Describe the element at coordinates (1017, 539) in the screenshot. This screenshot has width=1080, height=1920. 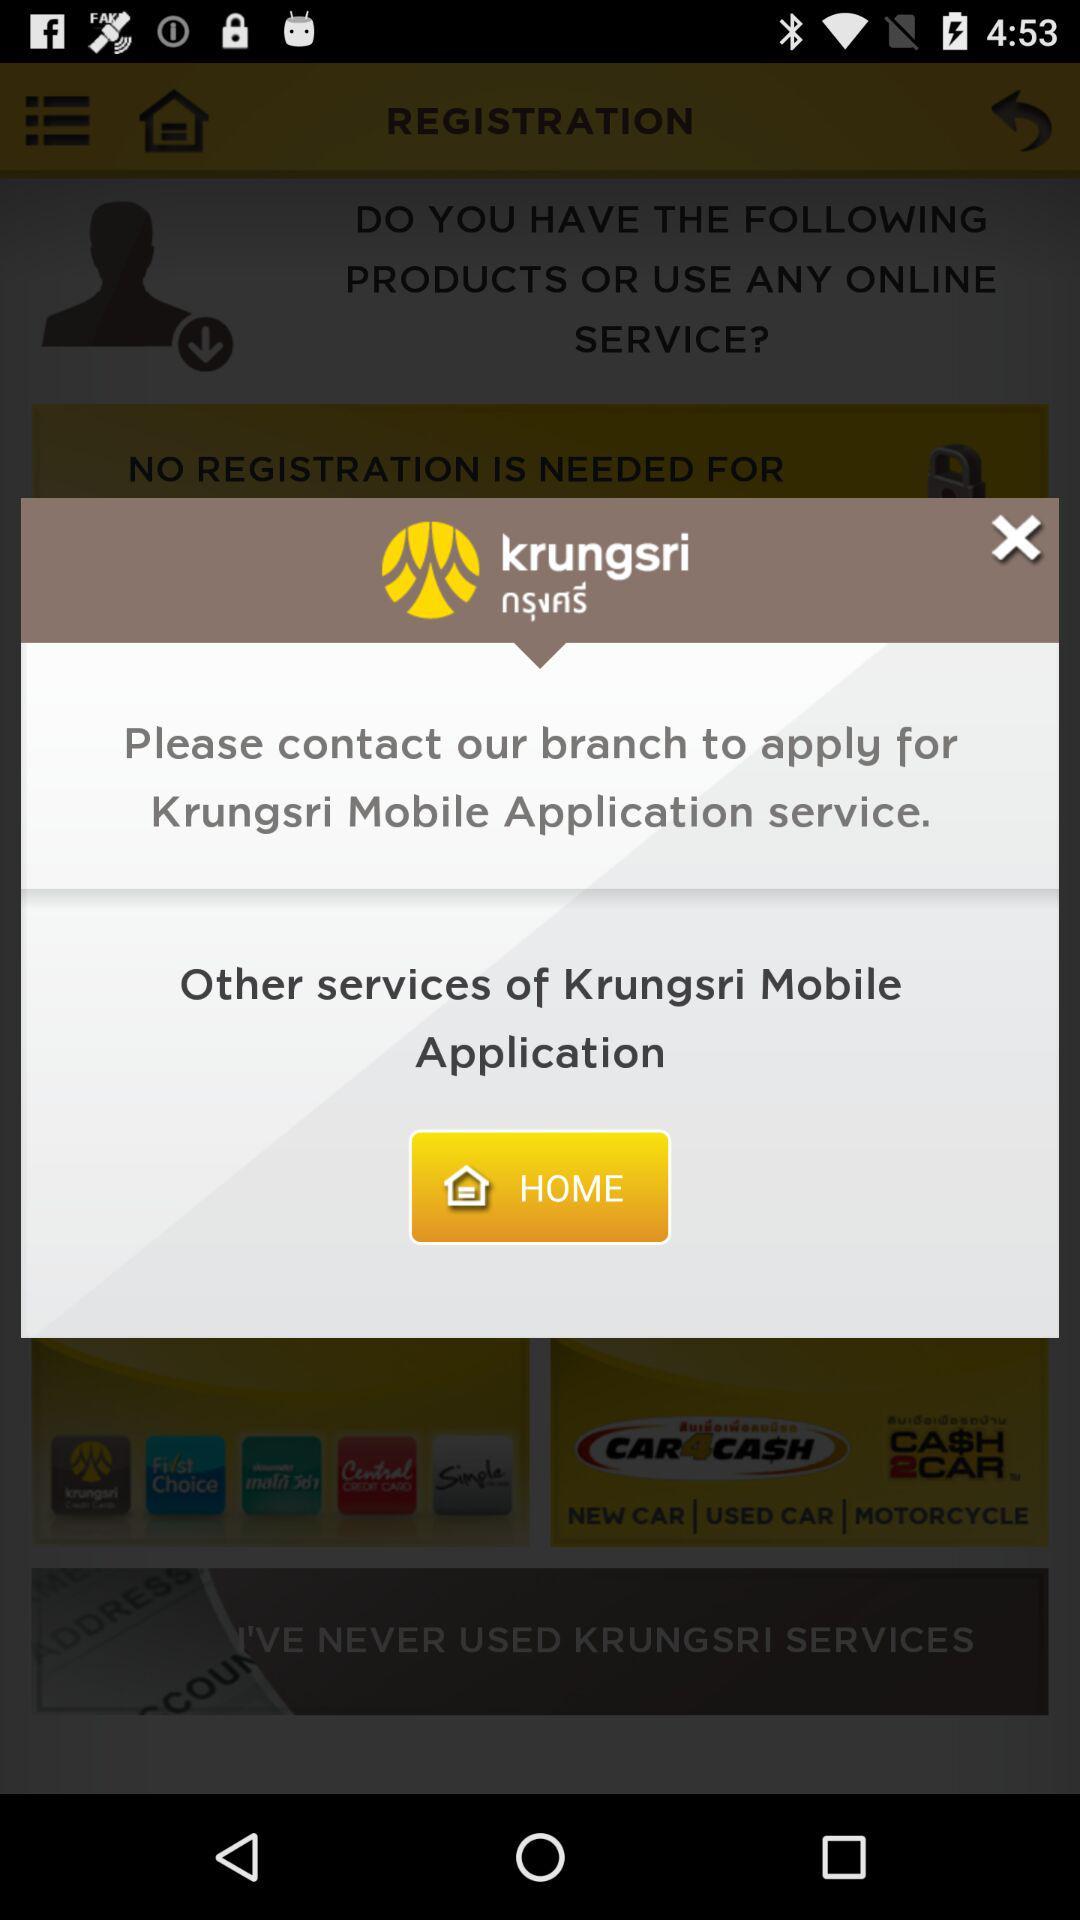
I see `notification window` at that location.